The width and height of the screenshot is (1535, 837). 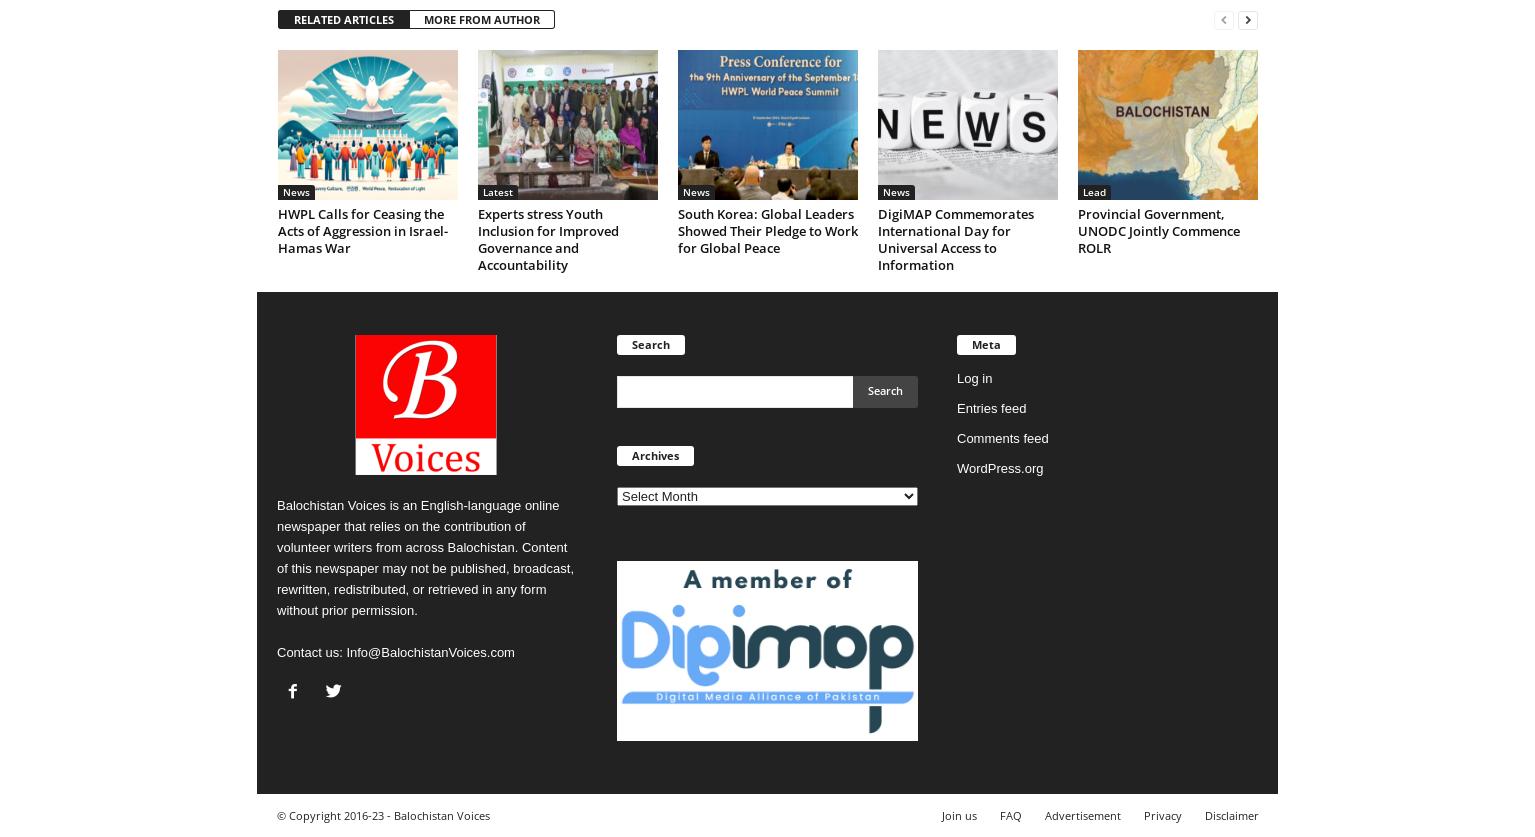 I want to click on 'Info@BalochistanVoices.com', so click(x=429, y=652).